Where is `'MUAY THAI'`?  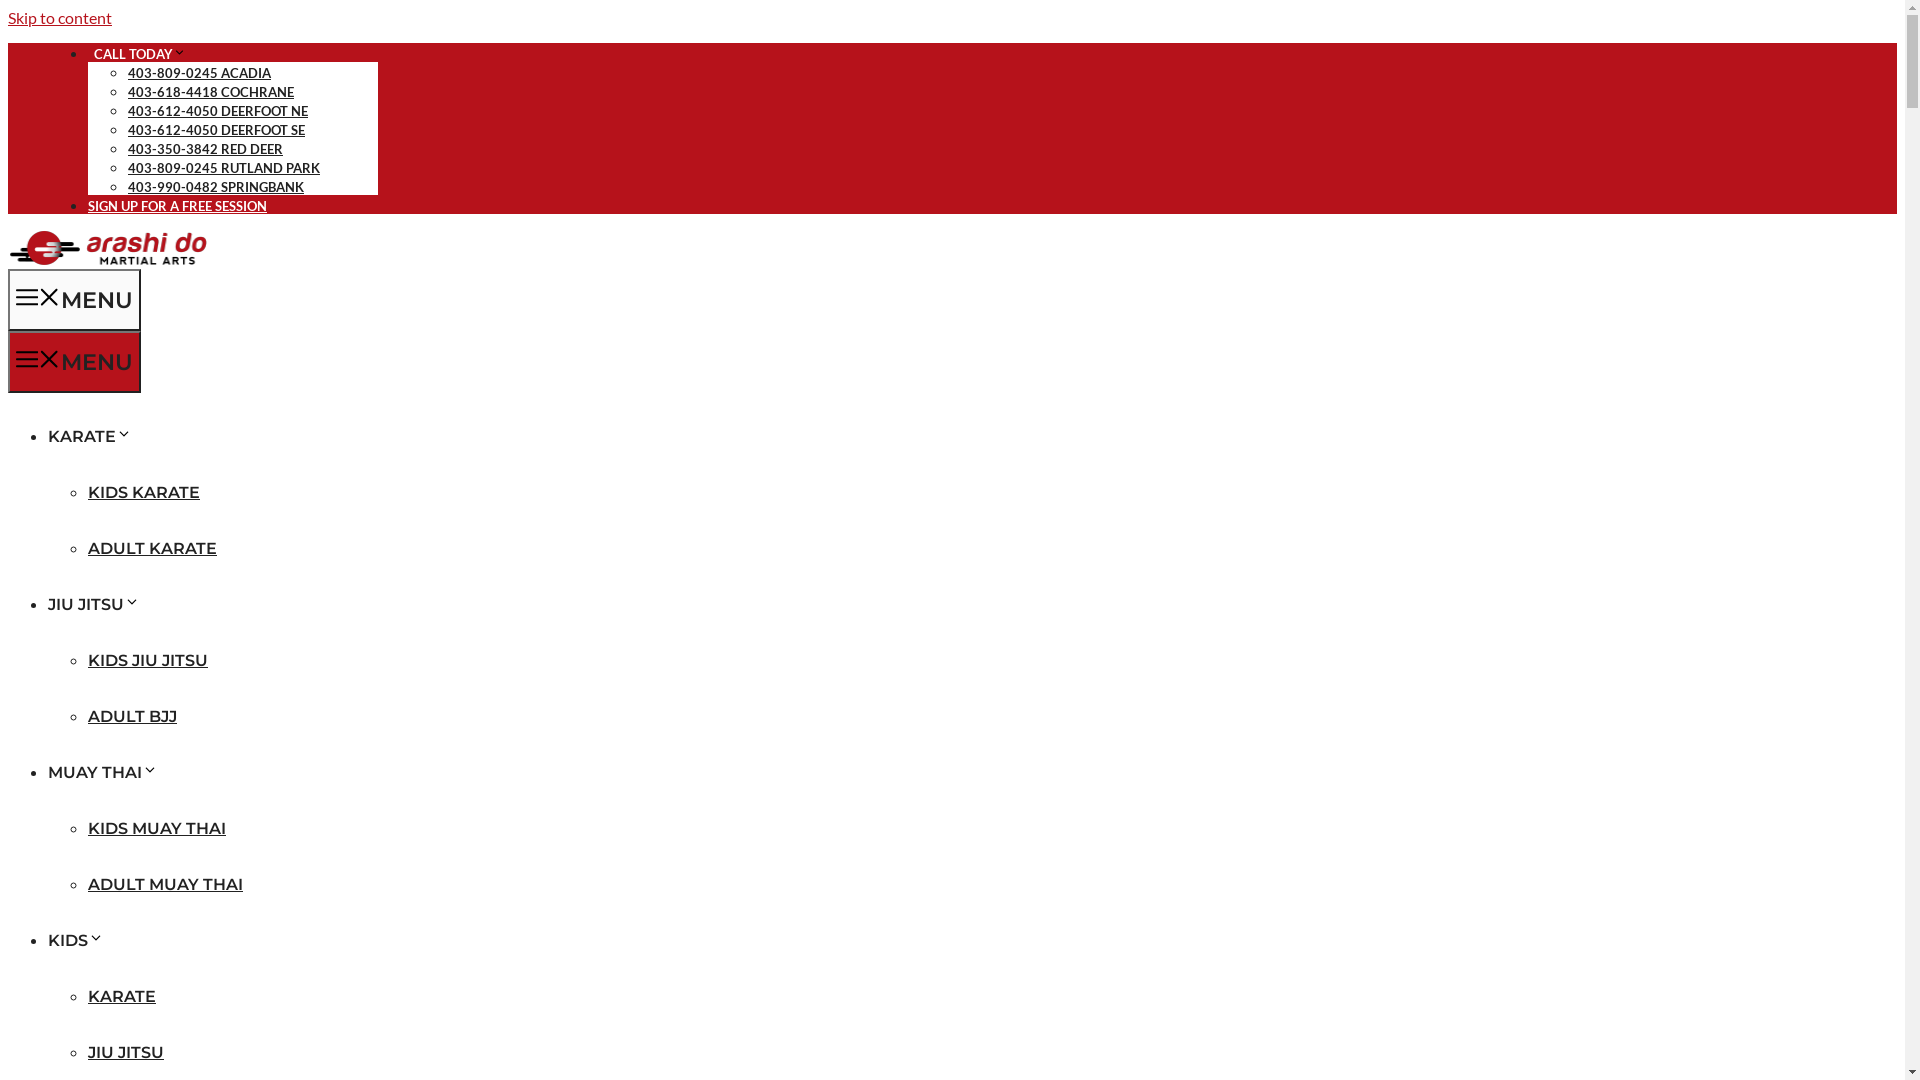 'MUAY THAI' is located at coordinates (101, 771).